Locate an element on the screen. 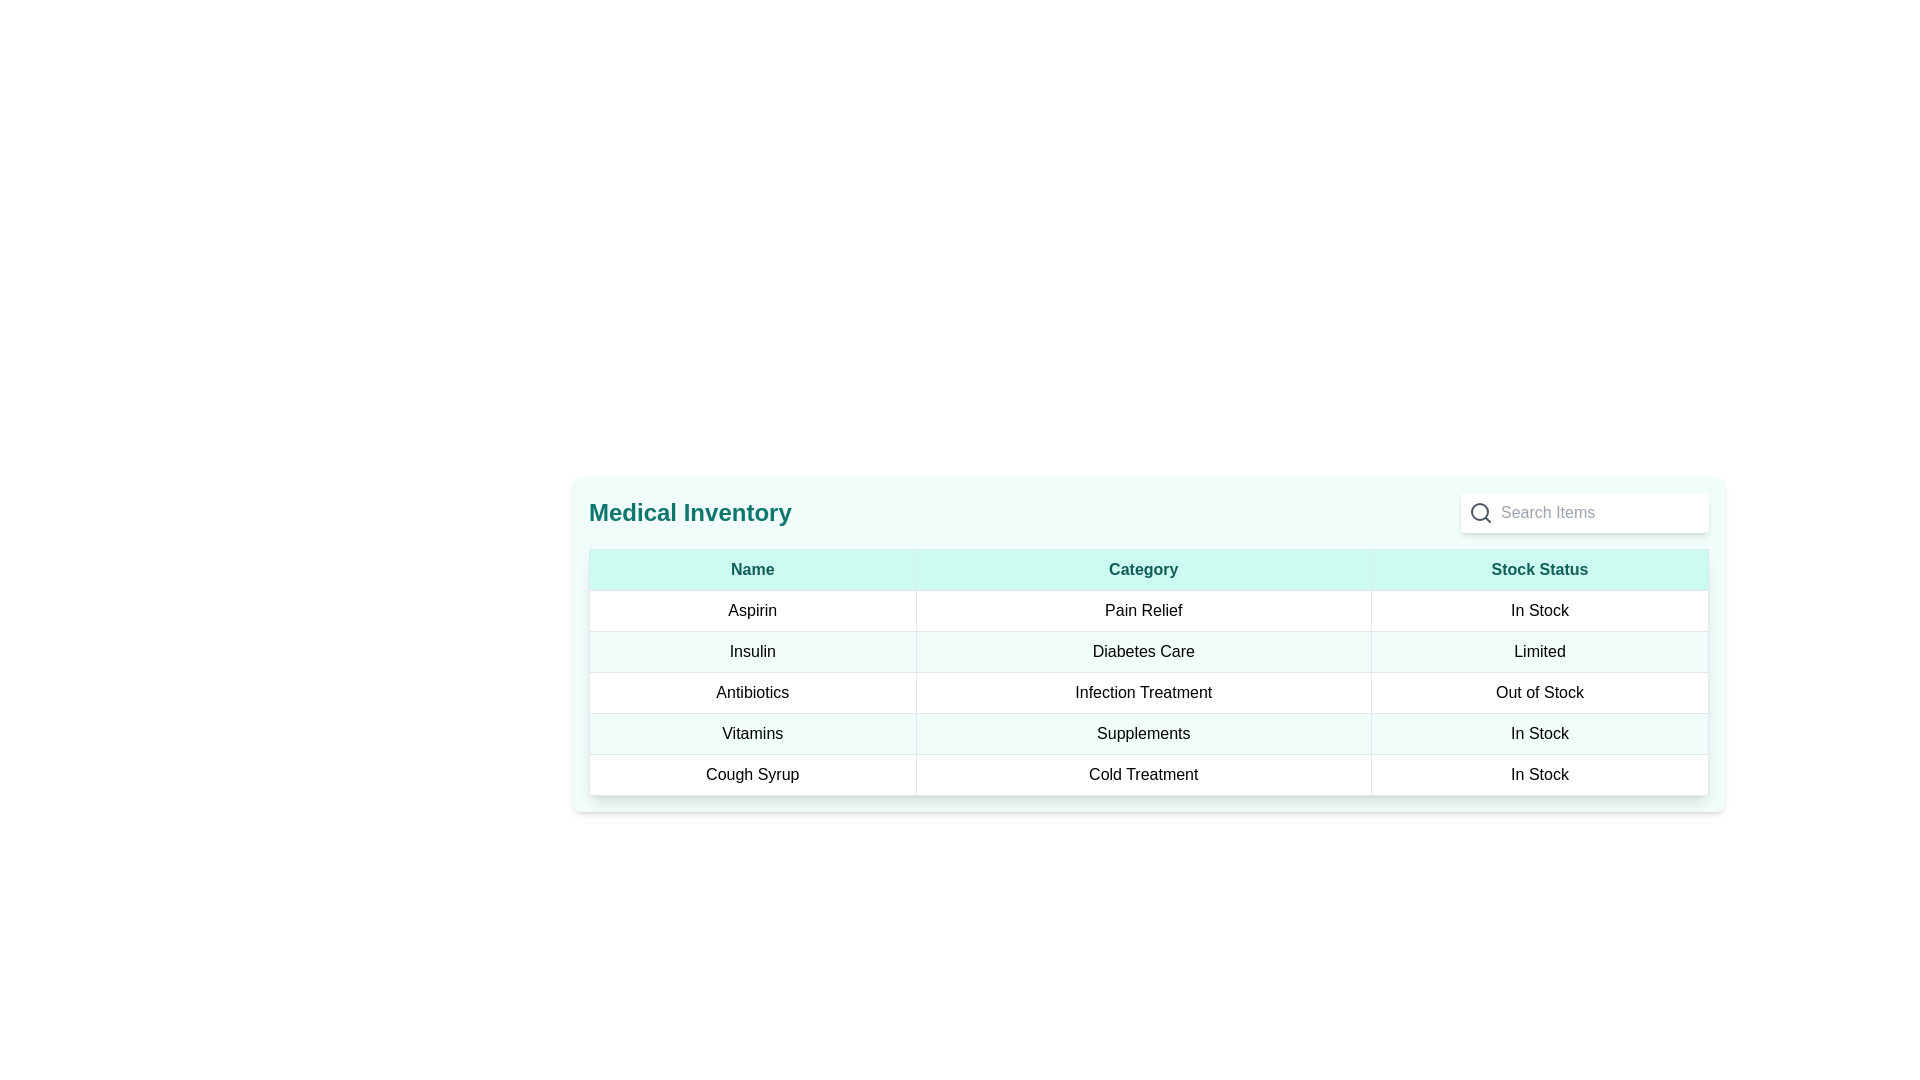  the 'Stock Status' column header, which is the rightmost column header in the table layout, following 'Name' and 'Category' is located at coordinates (1539, 570).